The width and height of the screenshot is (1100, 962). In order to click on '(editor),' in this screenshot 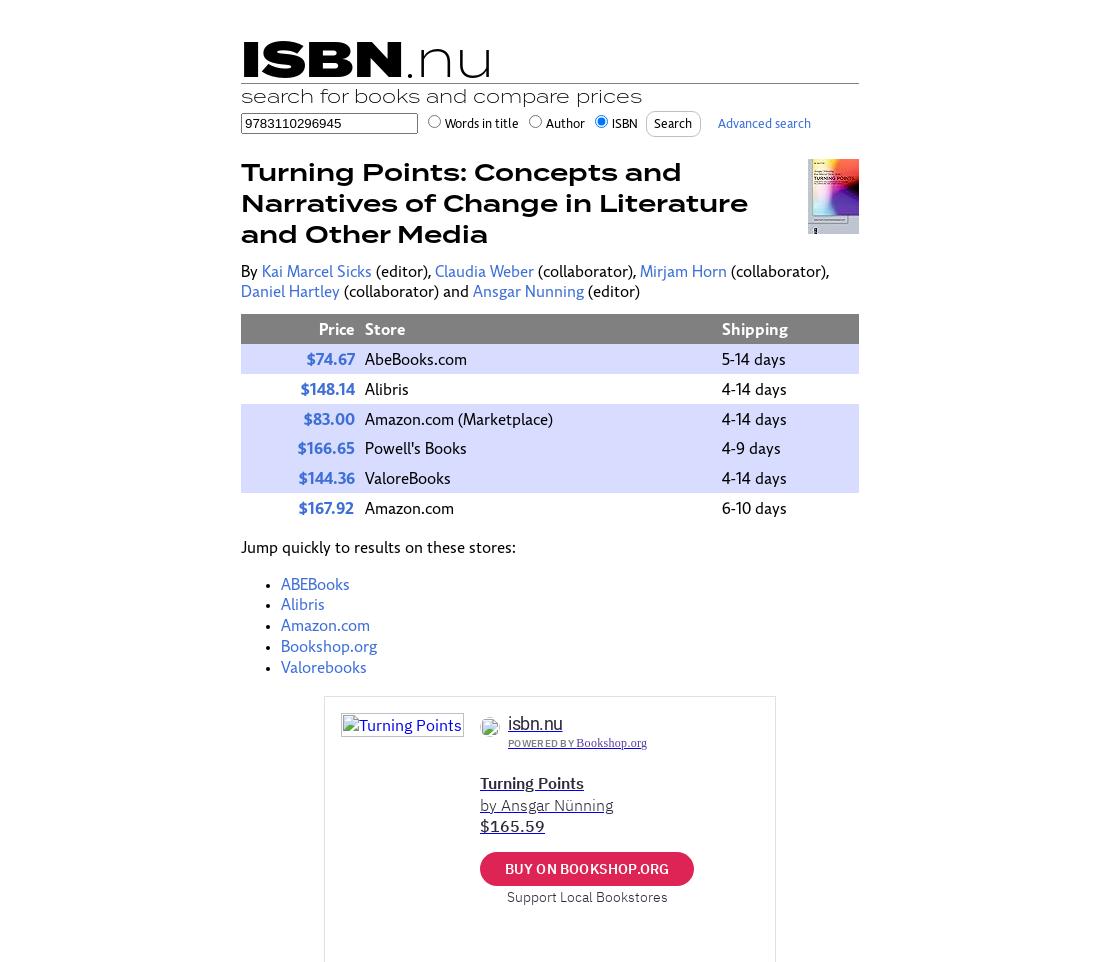, I will do `click(403, 271)`.